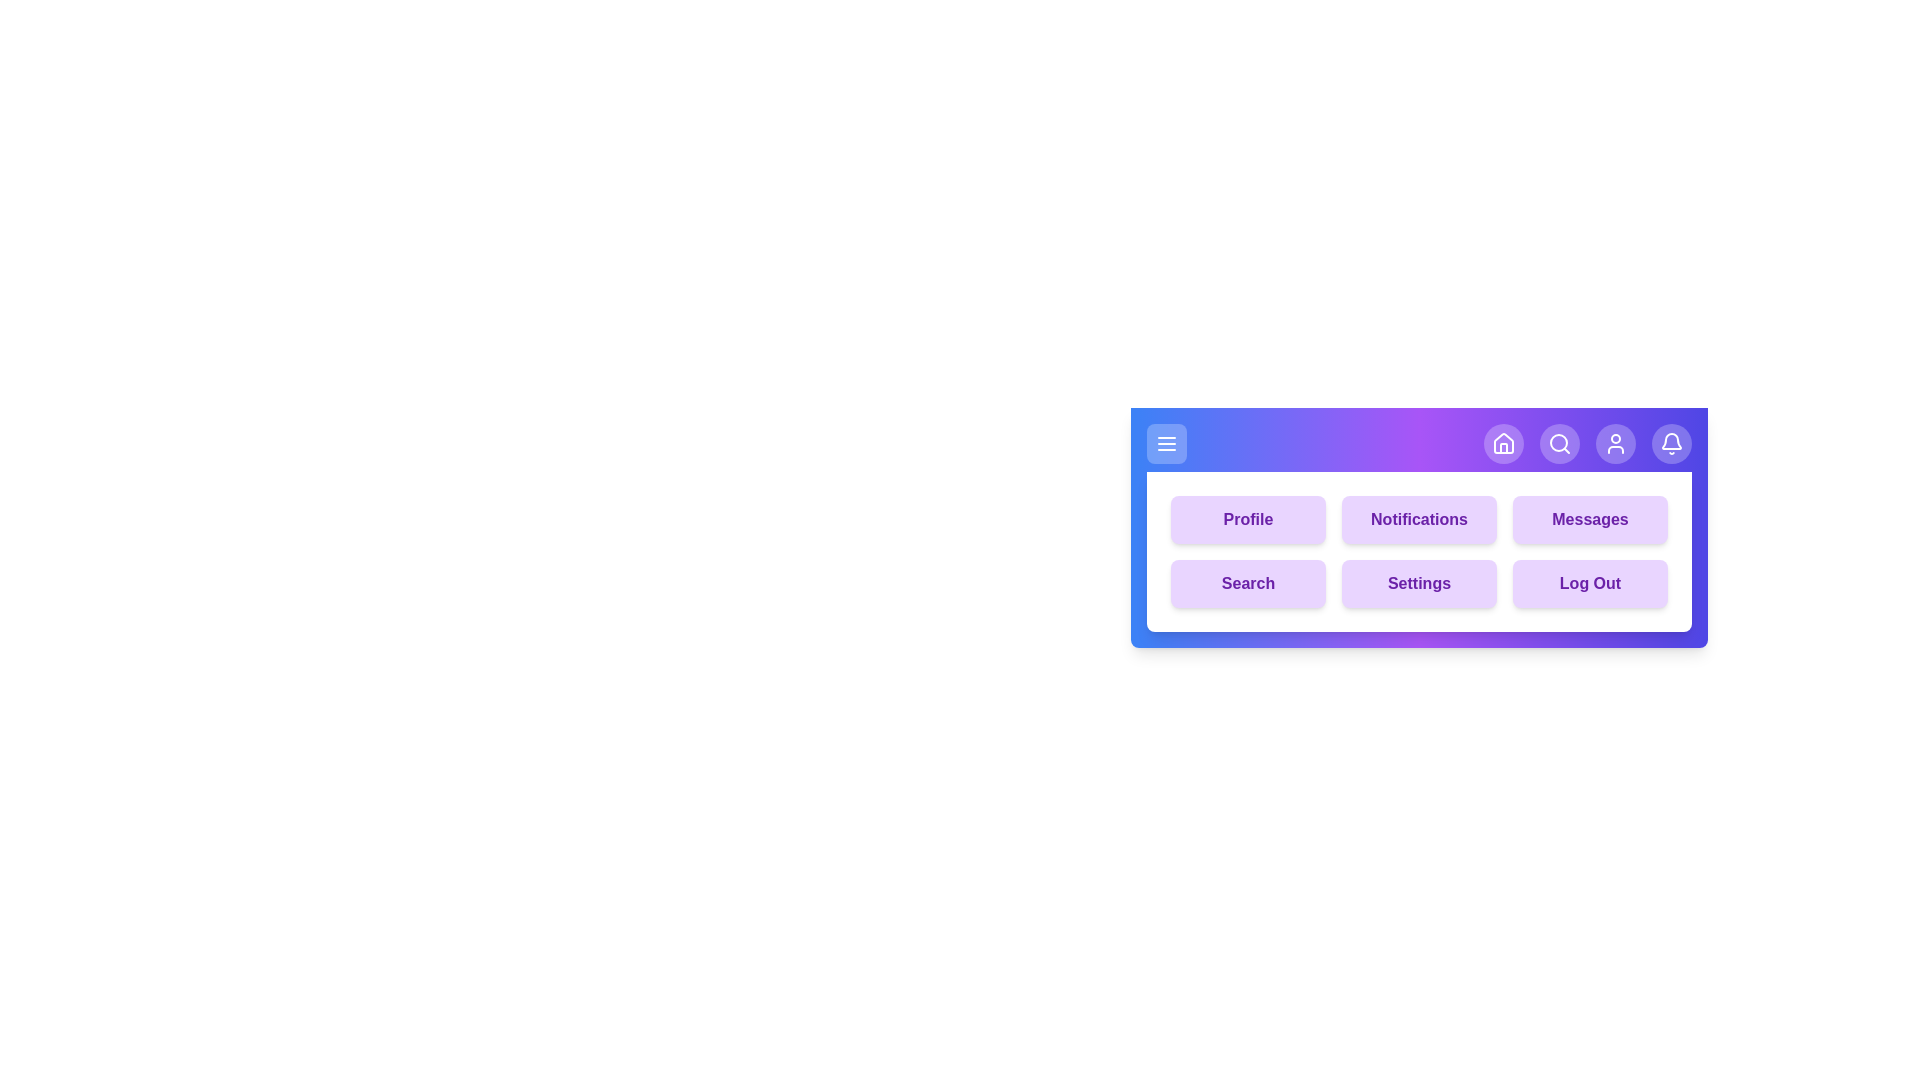 The image size is (1920, 1080). What do you see at coordinates (1671, 442) in the screenshot?
I see `the bell icon in the navigation bar` at bounding box center [1671, 442].